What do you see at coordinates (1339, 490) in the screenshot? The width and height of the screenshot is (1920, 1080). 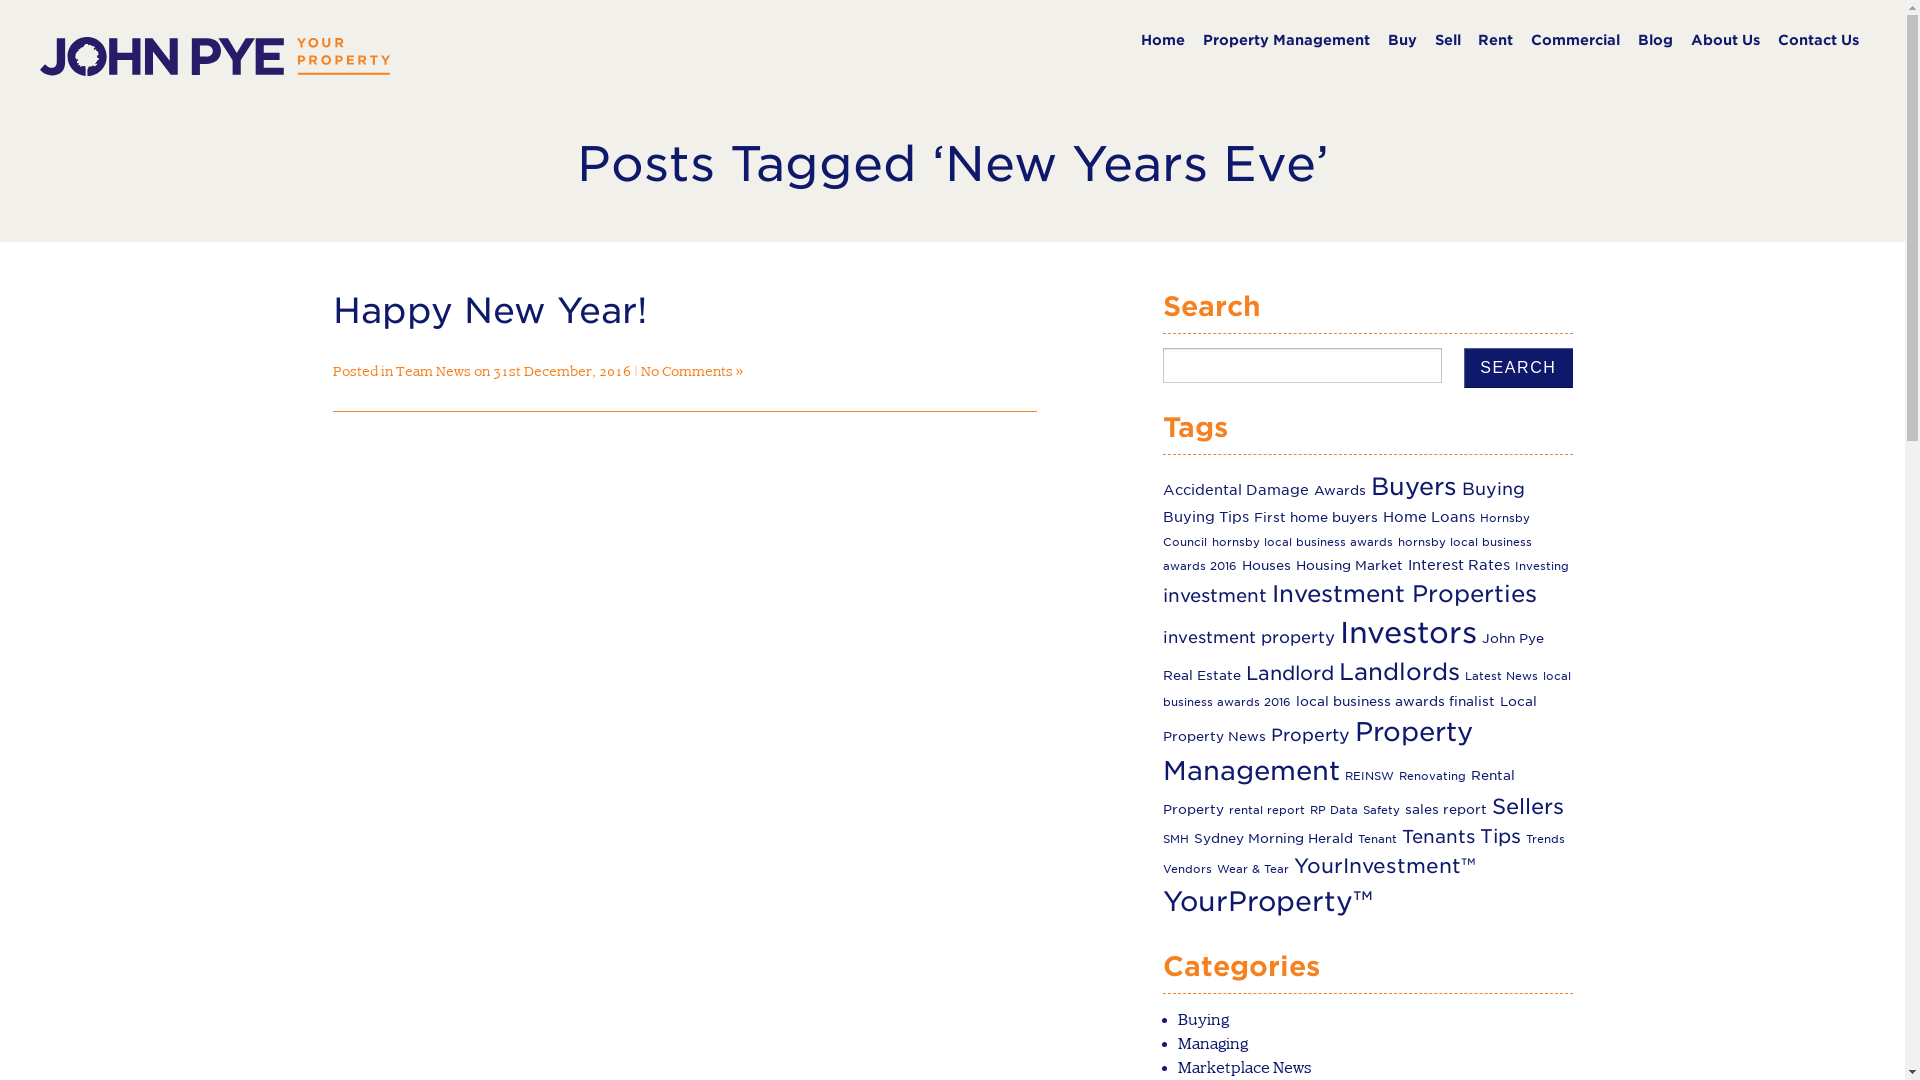 I see `'Awards'` at bounding box center [1339, 490].